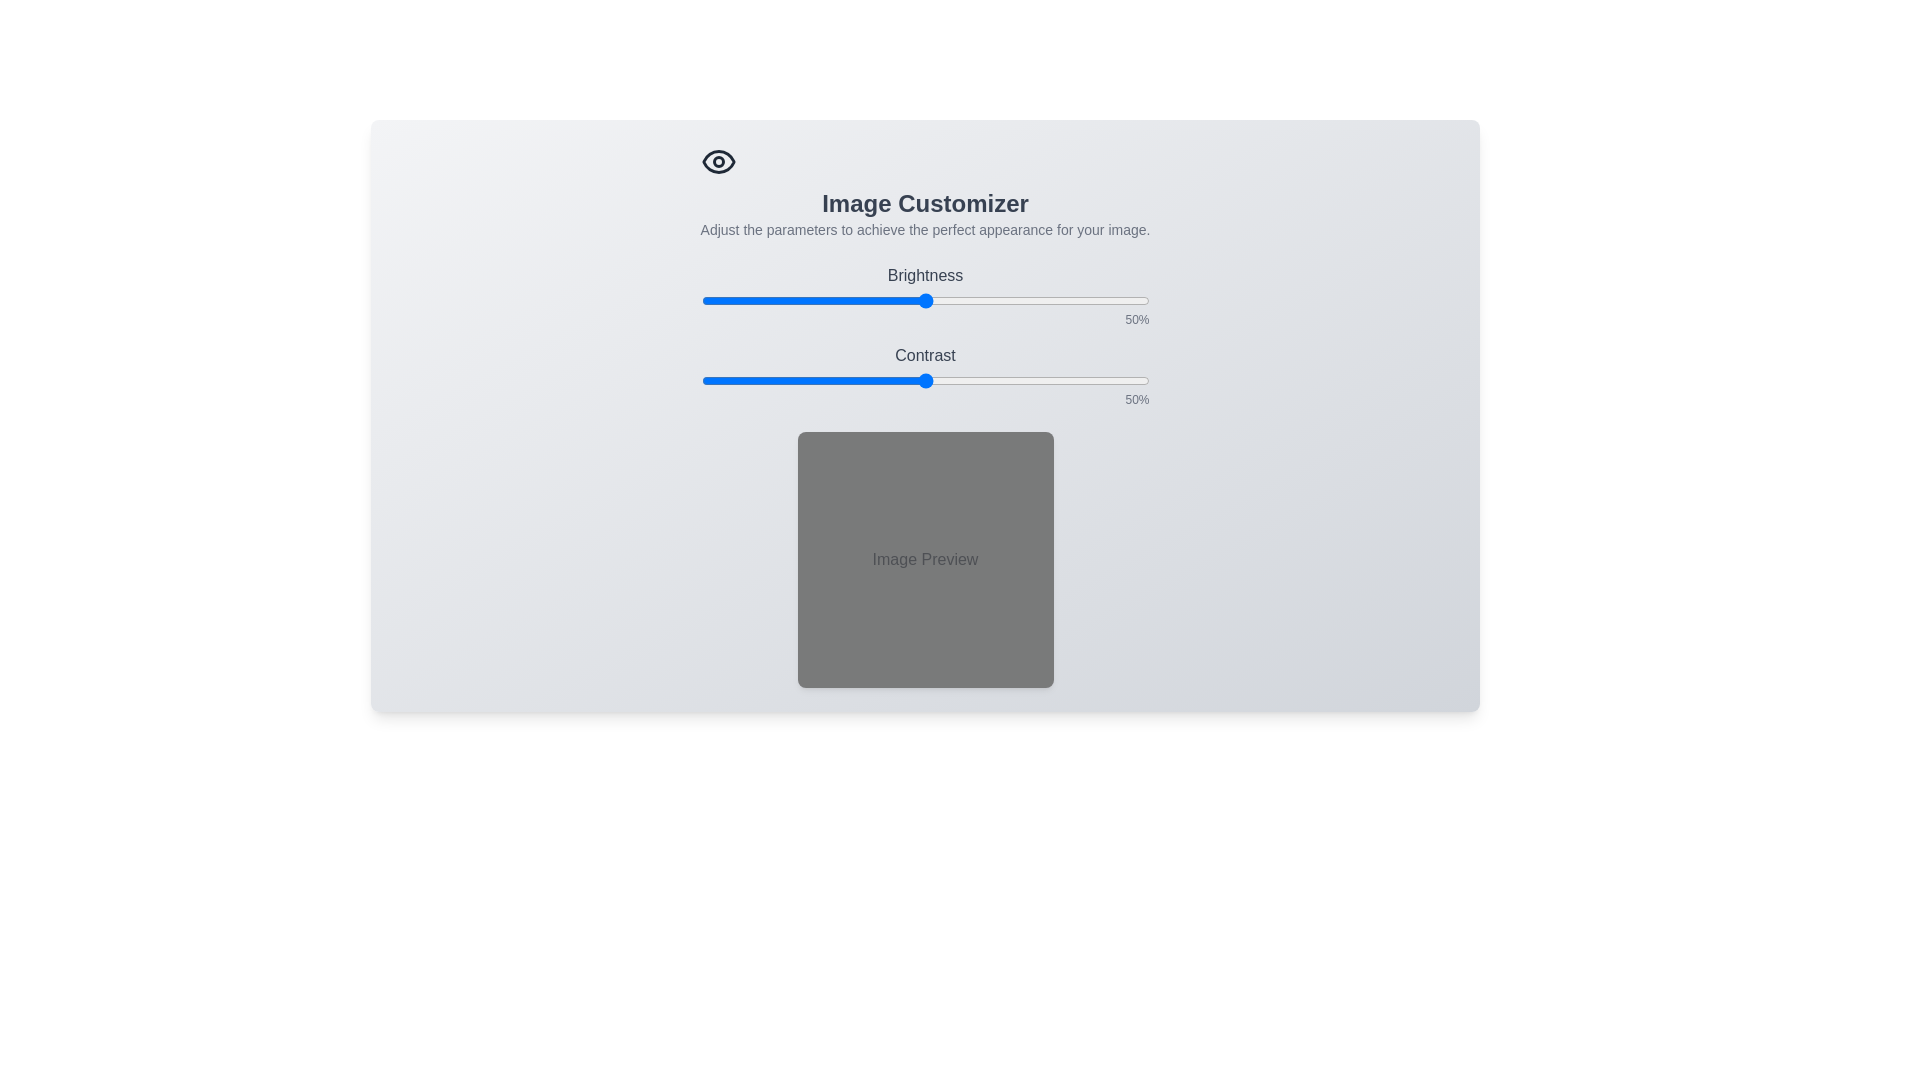 The width and height of the screenshot is (1920, 1080). What do you see at coordinates (727, 300) in the screenshot?
I see `the brightness slider to set brightness to 6%` at bounding box center [727, 300].